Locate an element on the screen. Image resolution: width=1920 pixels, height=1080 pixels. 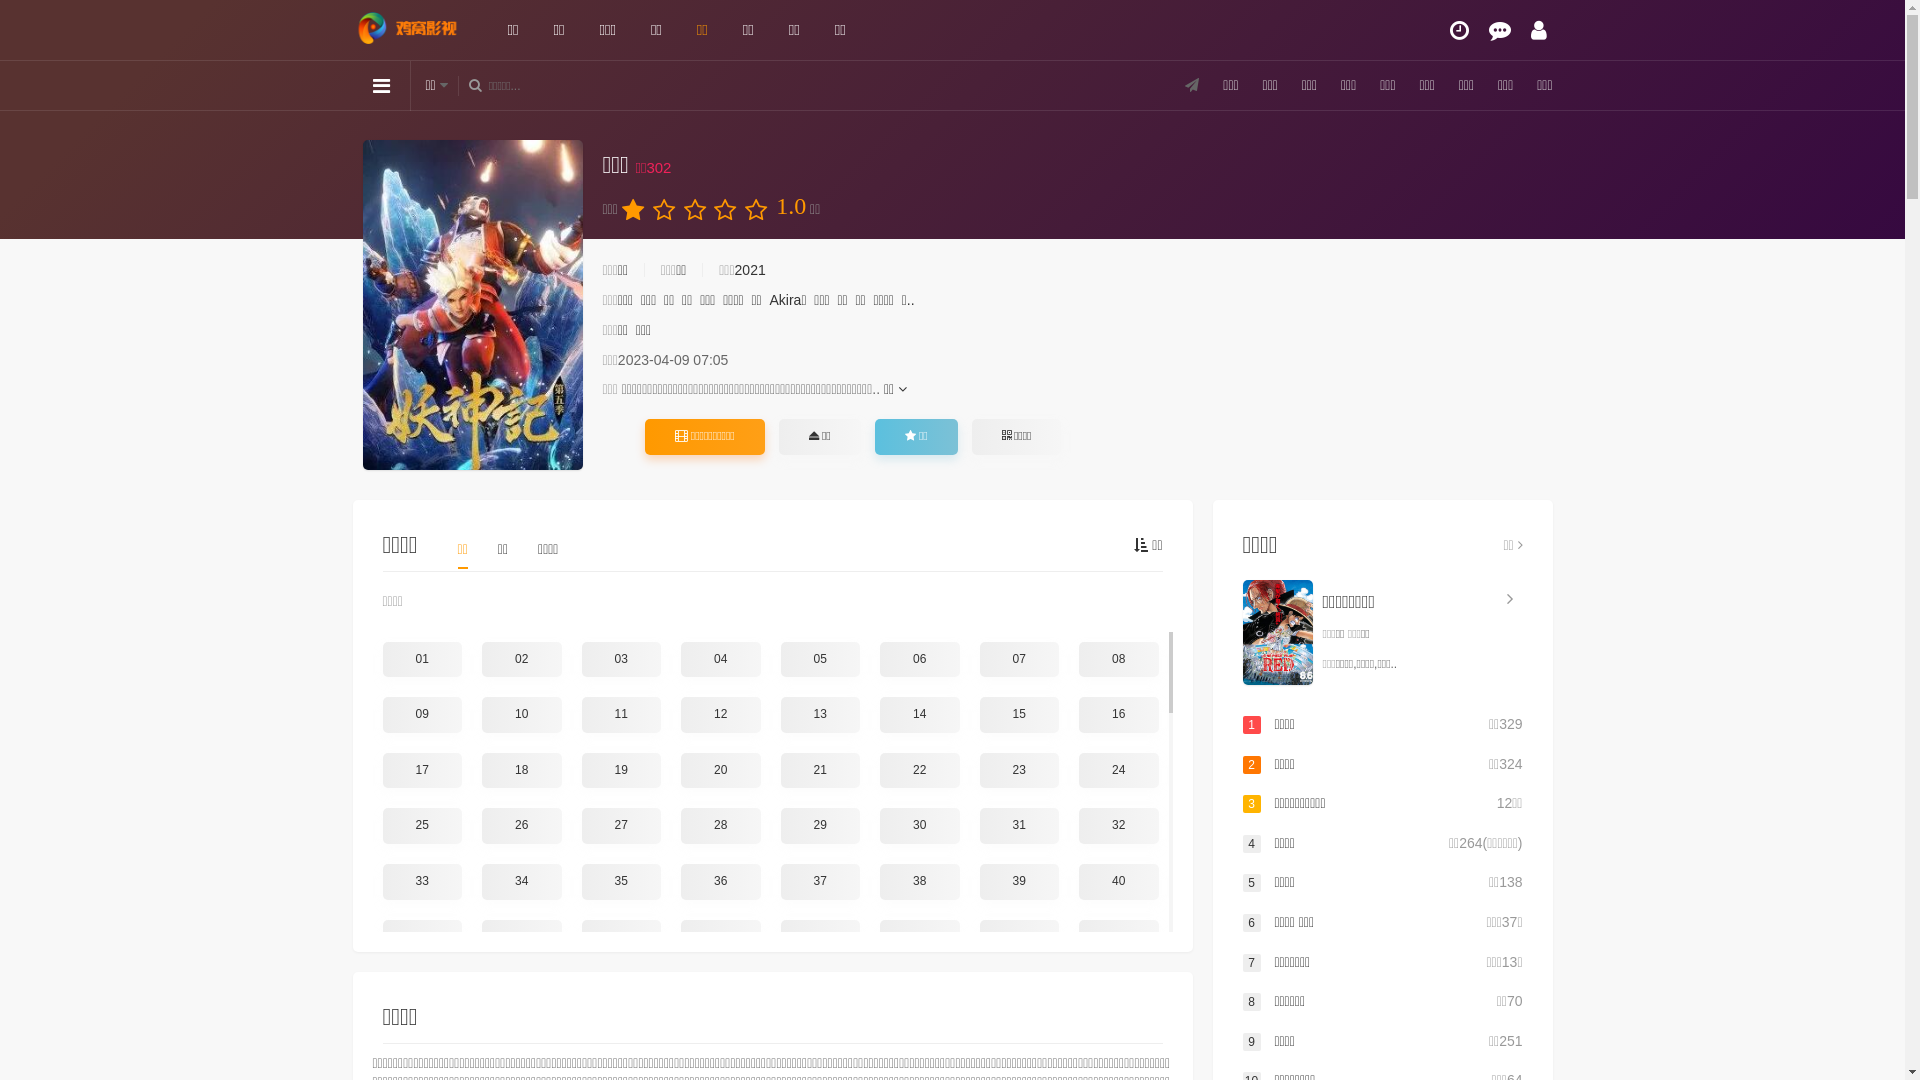
'16' is located at coordinates (1117, 713).